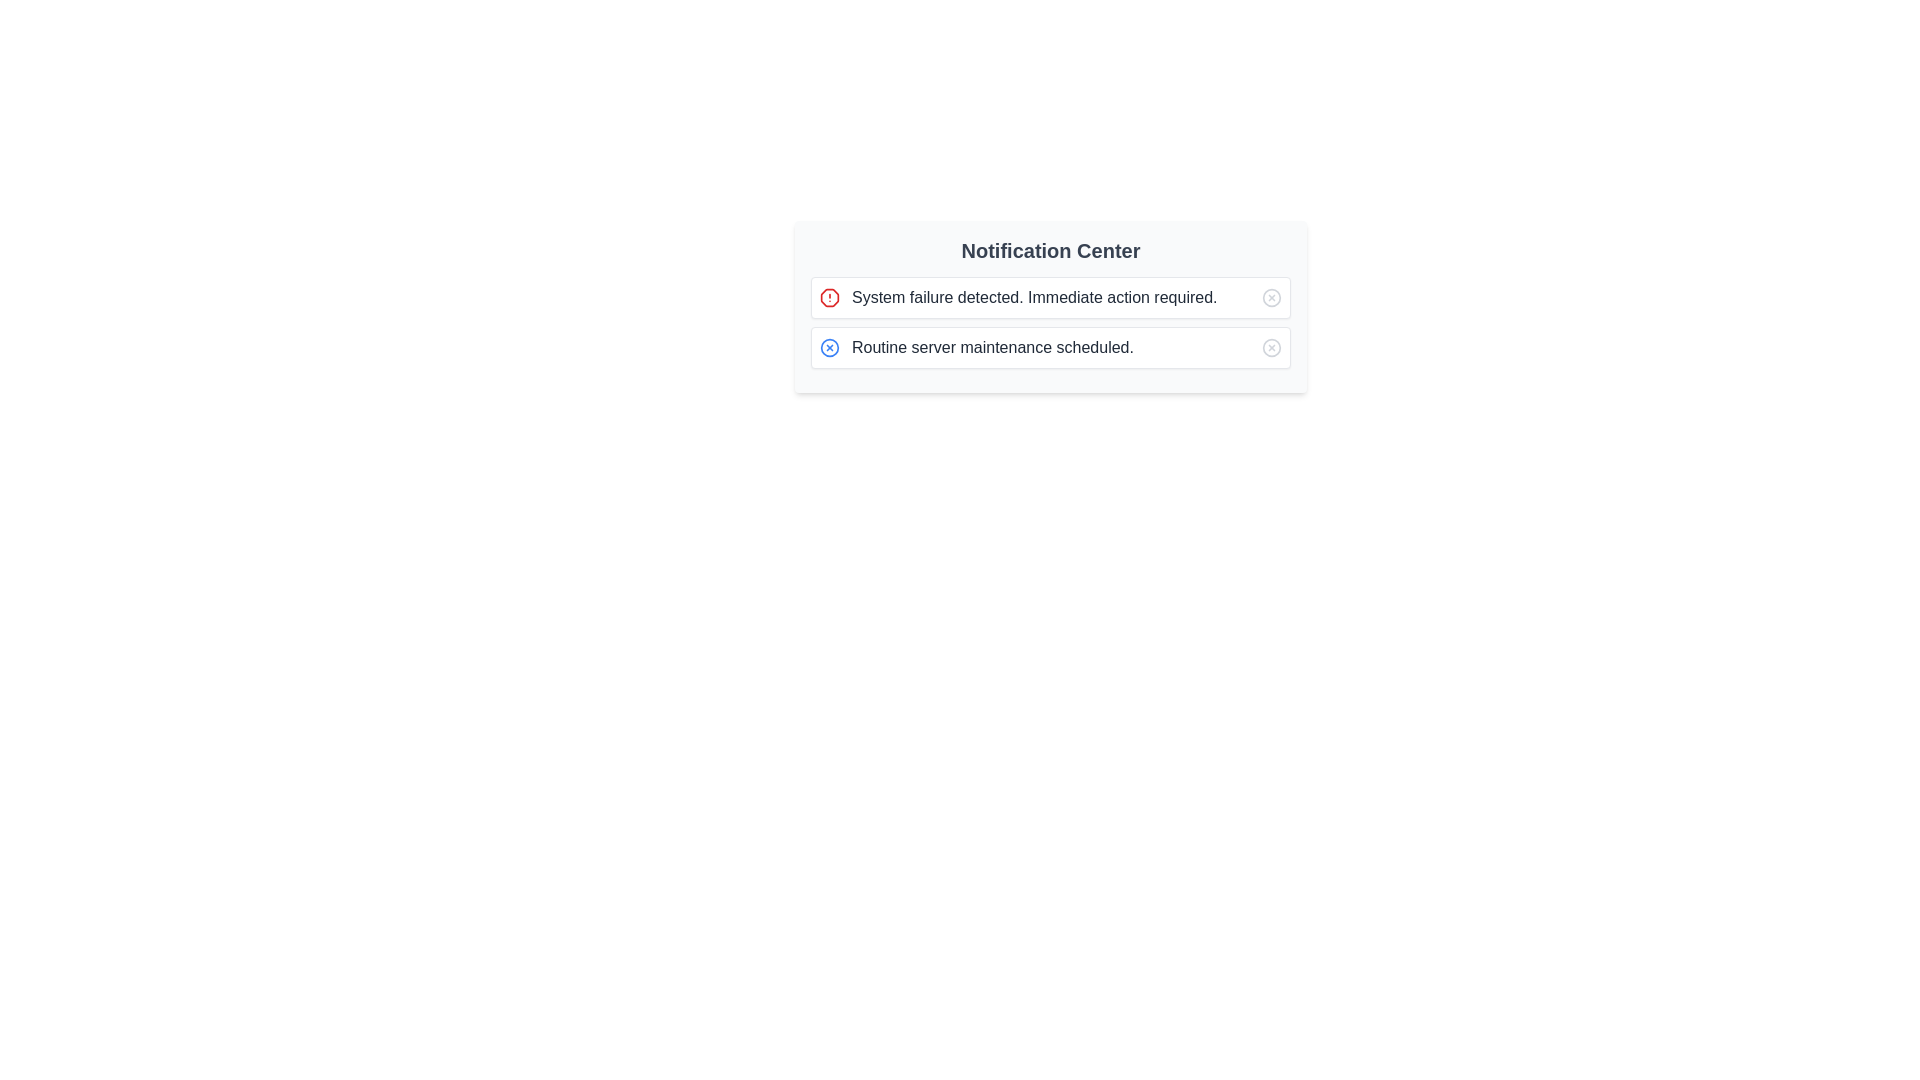 The image size is (1920, 1080). Describe the element at coordinates (1271, 346) in the screenshot. I see `the circular graphic within the icon located at the far right side of the second notification item stating 'Routine server maintenance scheduled' in the 'Notification Center'` at that location.